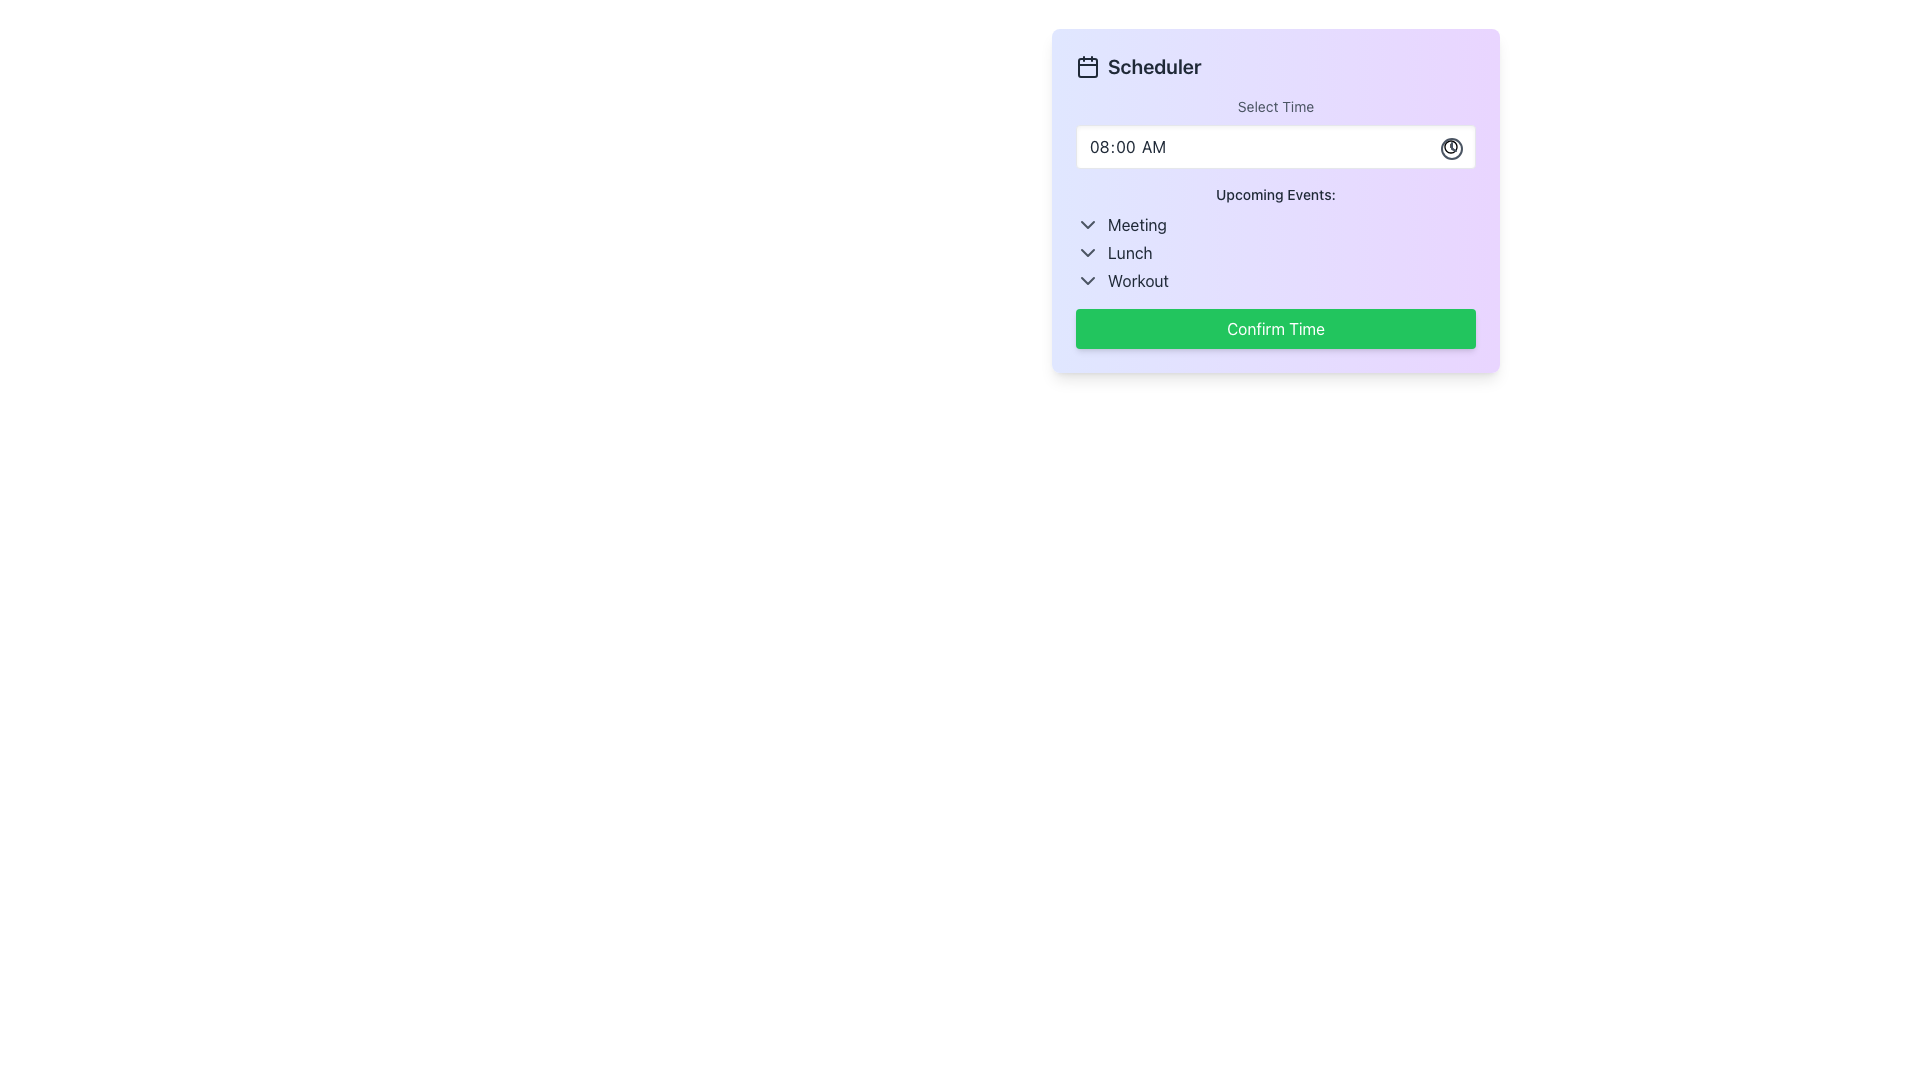  What do you see at coordinates (1275, 327) in the screenshot?
I see `the 'Confirm Time' button located at the bottom of the scheduling interface to finalize the selected time option` at bounding box center [1275, 327].